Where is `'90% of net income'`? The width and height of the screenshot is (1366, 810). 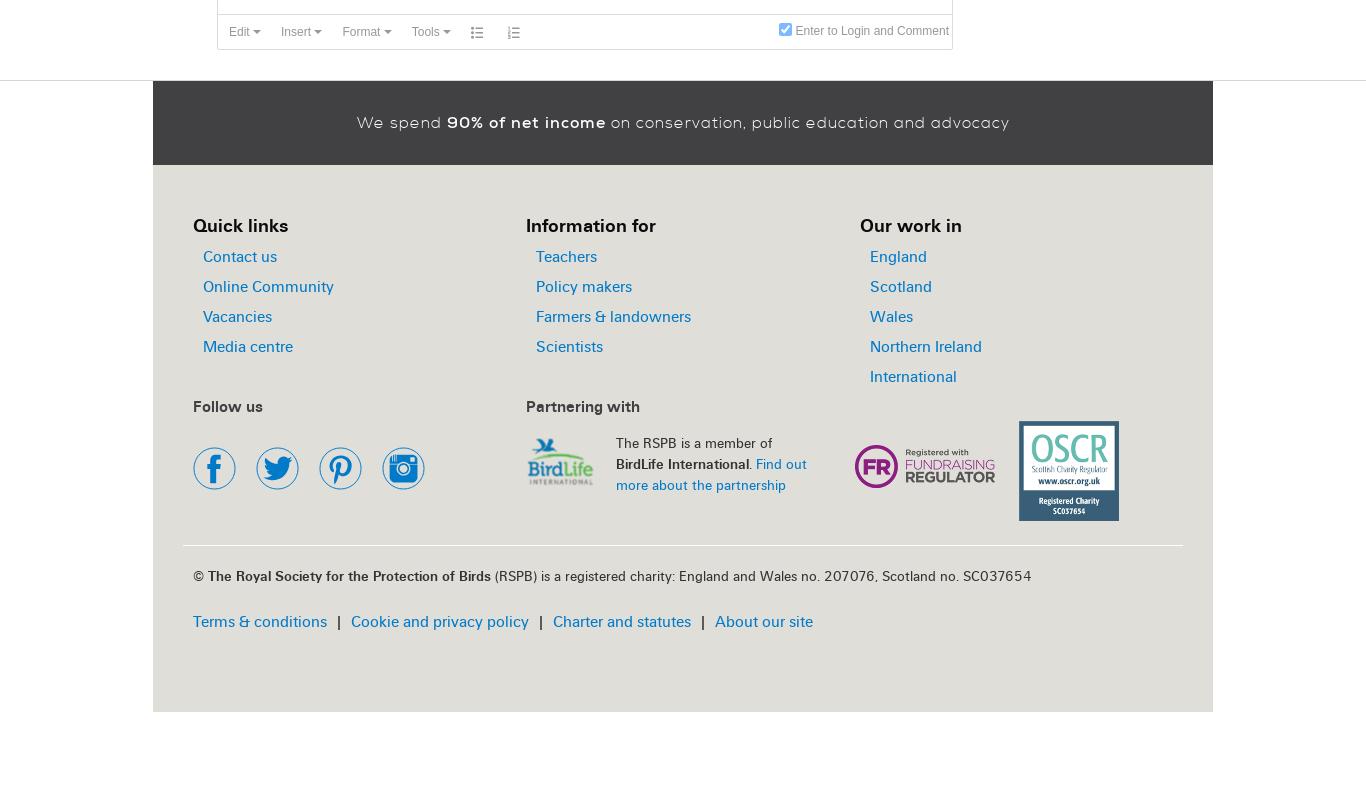 '90% of net income' is located at coordinates (525, 122).